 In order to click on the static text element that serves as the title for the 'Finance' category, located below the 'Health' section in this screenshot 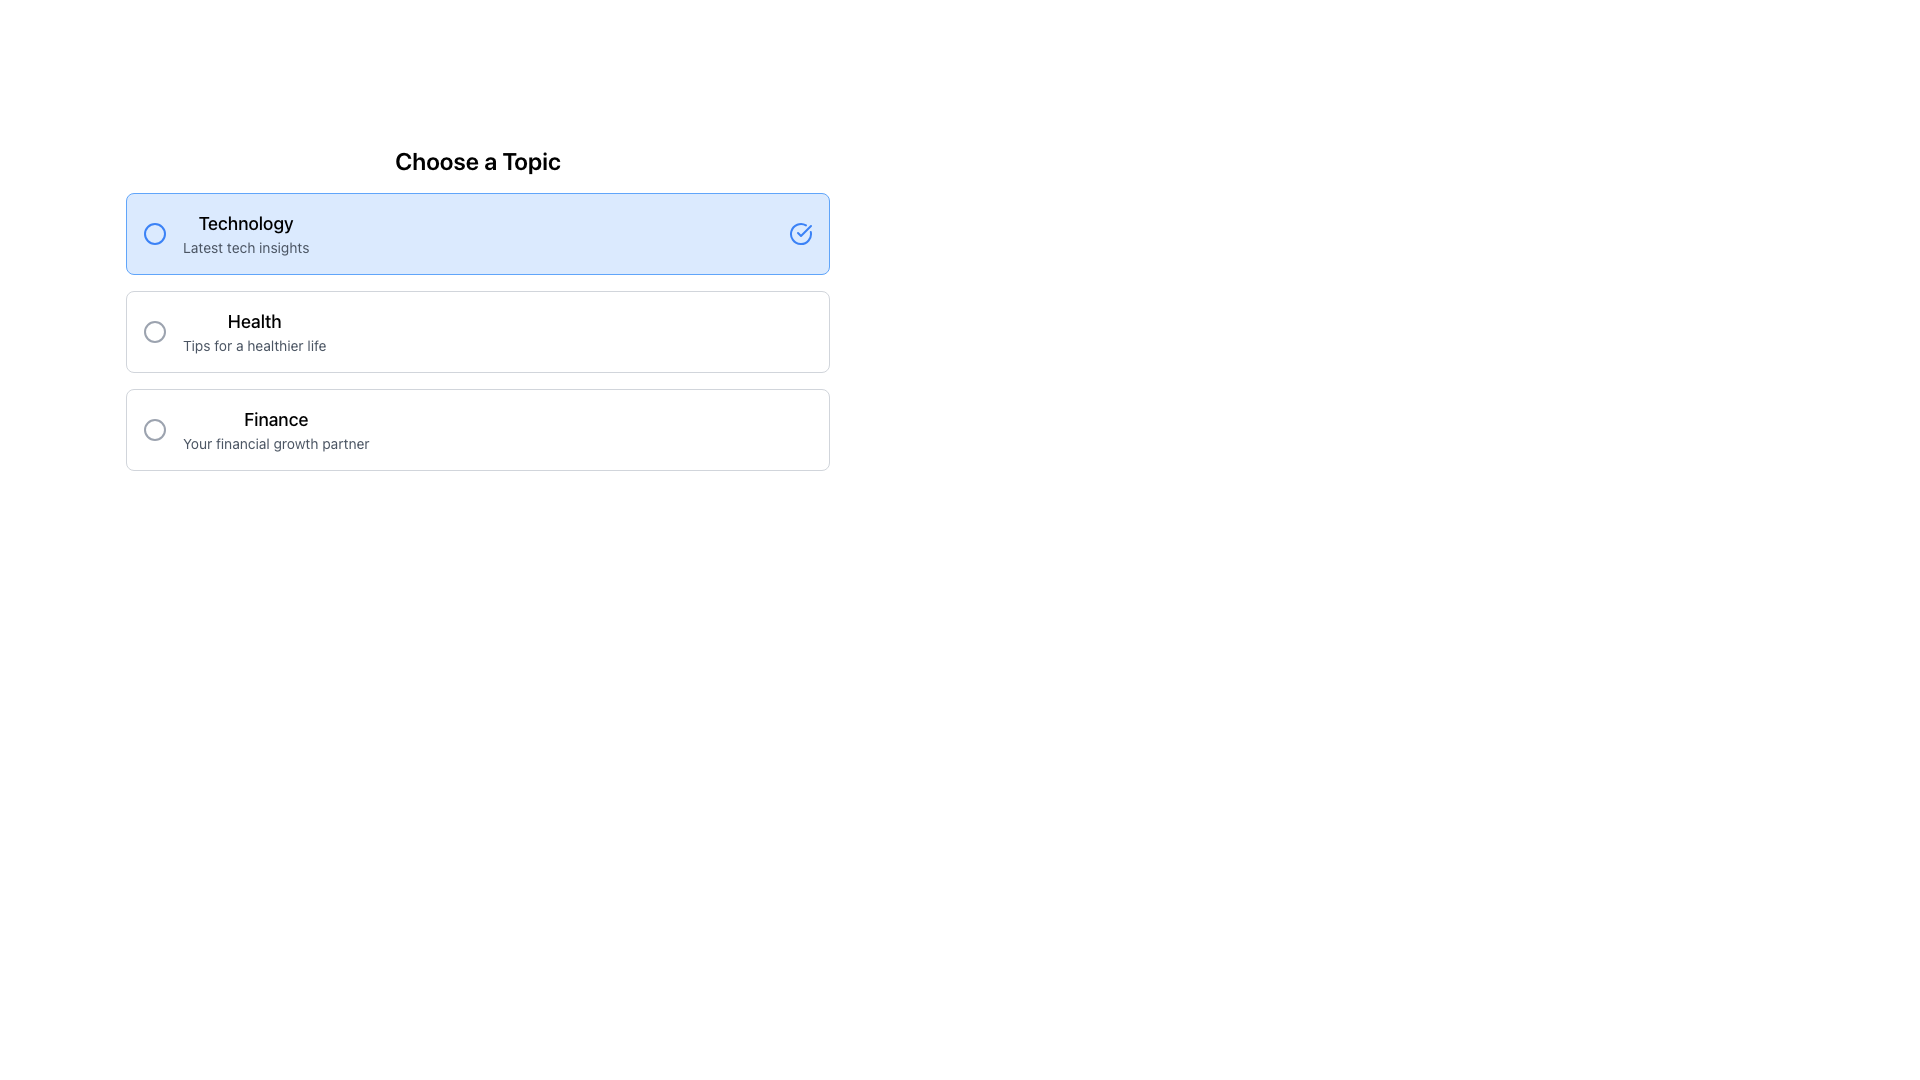, I will do `click(275, 419)`.